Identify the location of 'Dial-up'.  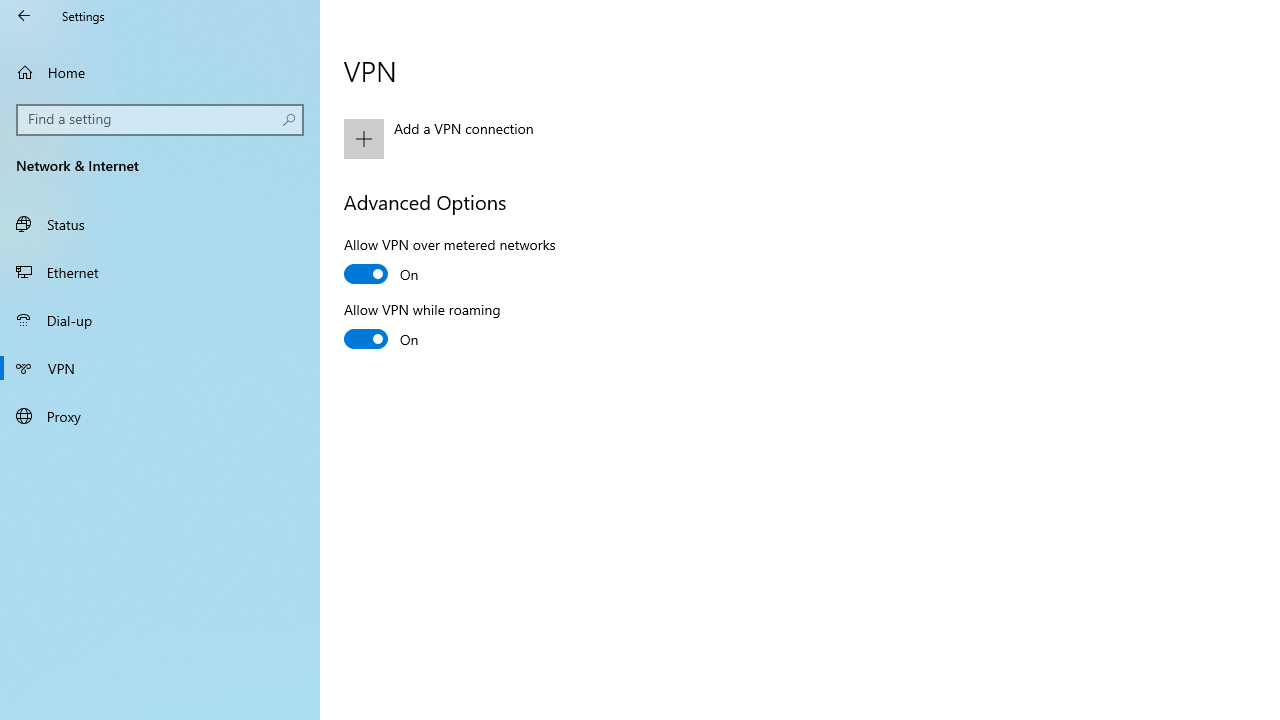
(160, 319).